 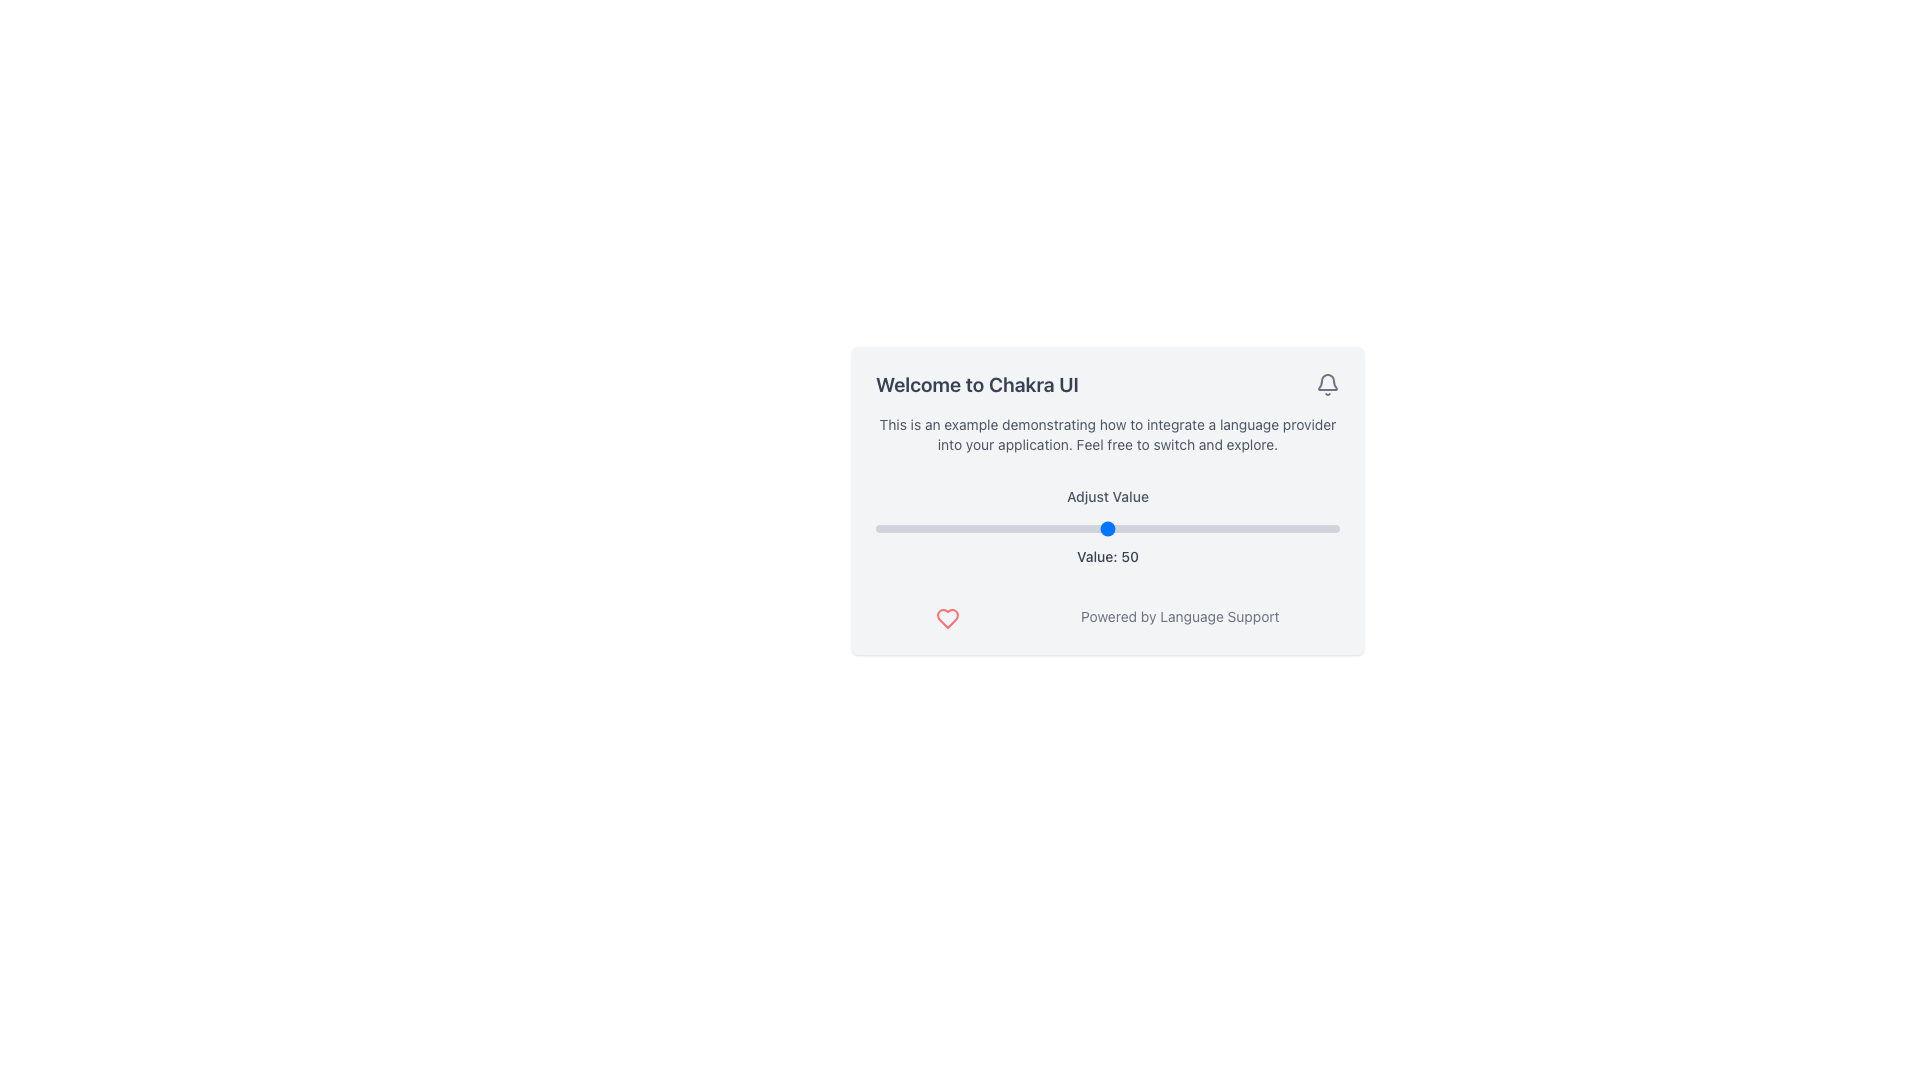 What do you see at coordinates (875, 527) in the screenshot?
I see `the adjustment slider` at bounding box center [875, 527].